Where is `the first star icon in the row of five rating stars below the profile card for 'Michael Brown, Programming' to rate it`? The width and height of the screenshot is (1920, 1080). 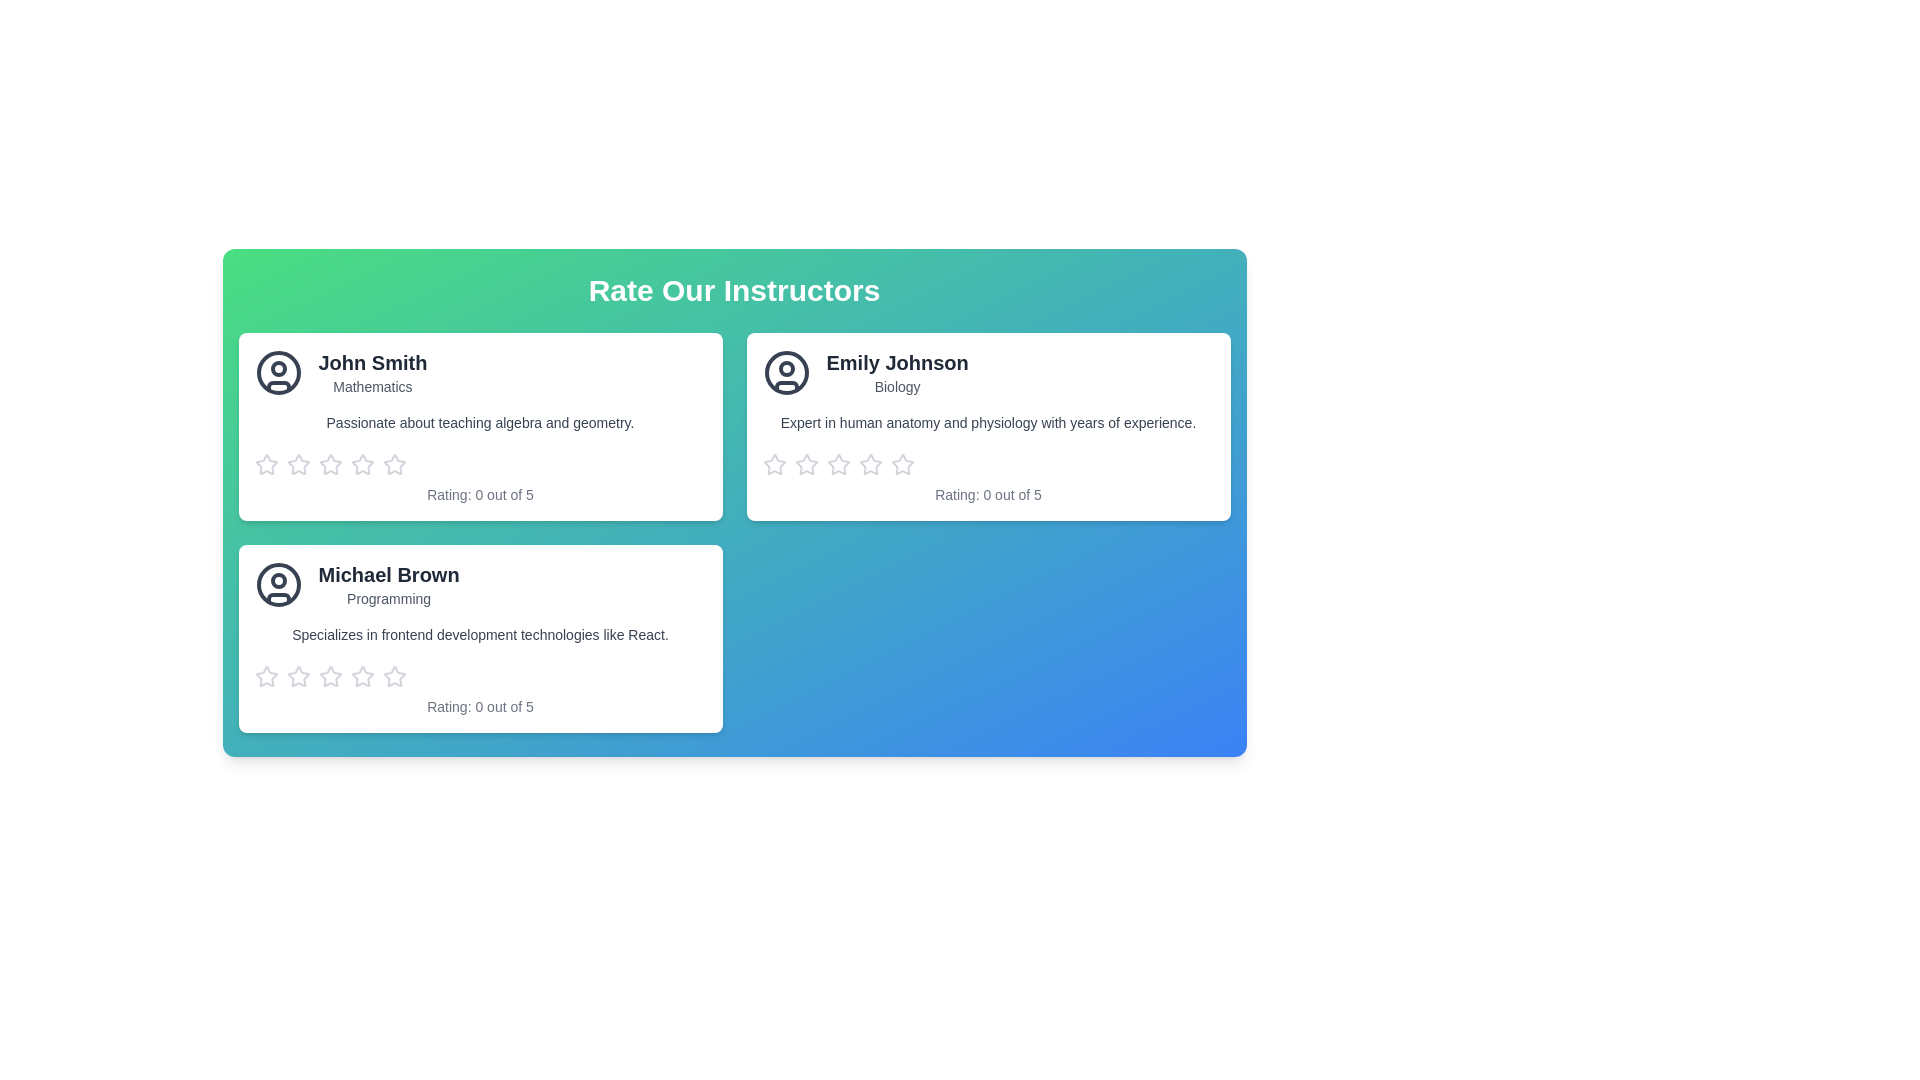
the first star icon in the row of five rating stars below the profile card for 'Michael Brown, Programming' to rate it is located at coordinates (264, 675).